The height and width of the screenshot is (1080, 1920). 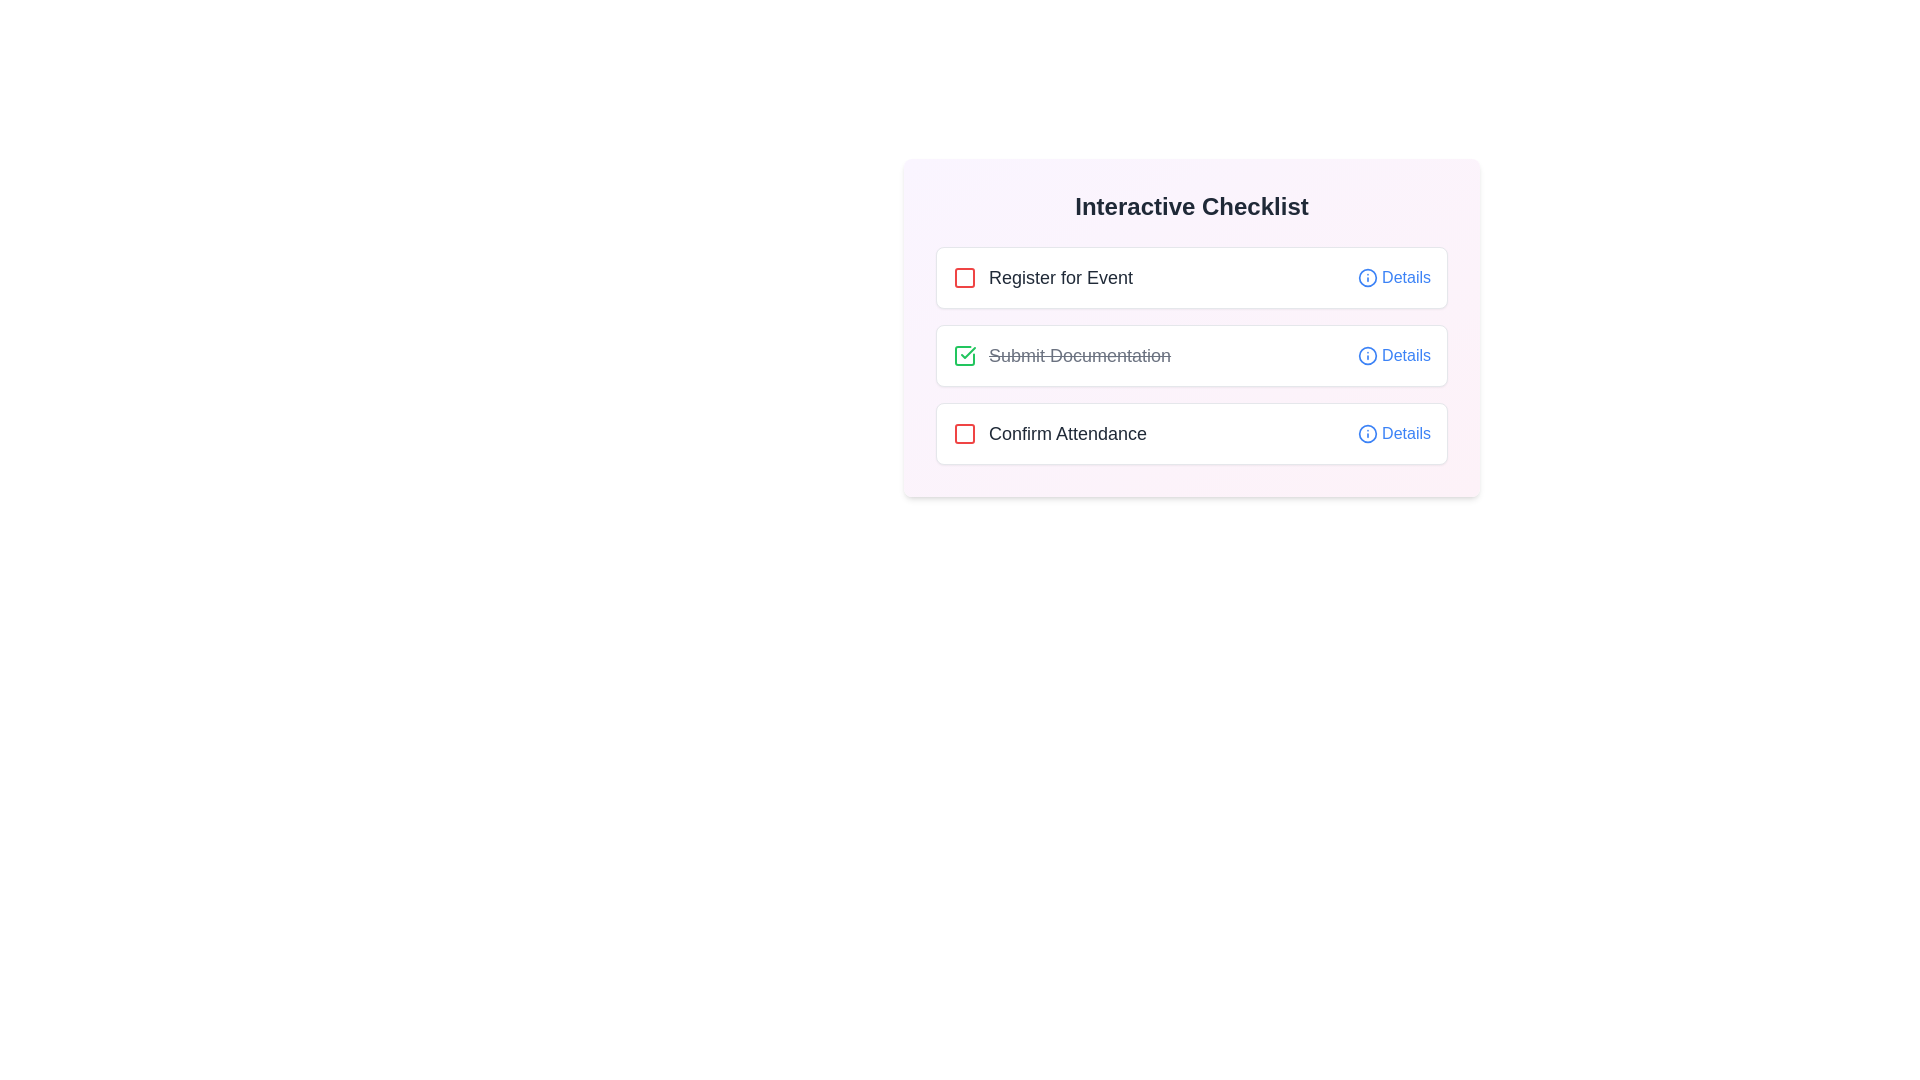 I want to click on the visual indicator that signals an unchecked state in the 'Confirm Attendance' checklist item, so click(x=964, y=433).